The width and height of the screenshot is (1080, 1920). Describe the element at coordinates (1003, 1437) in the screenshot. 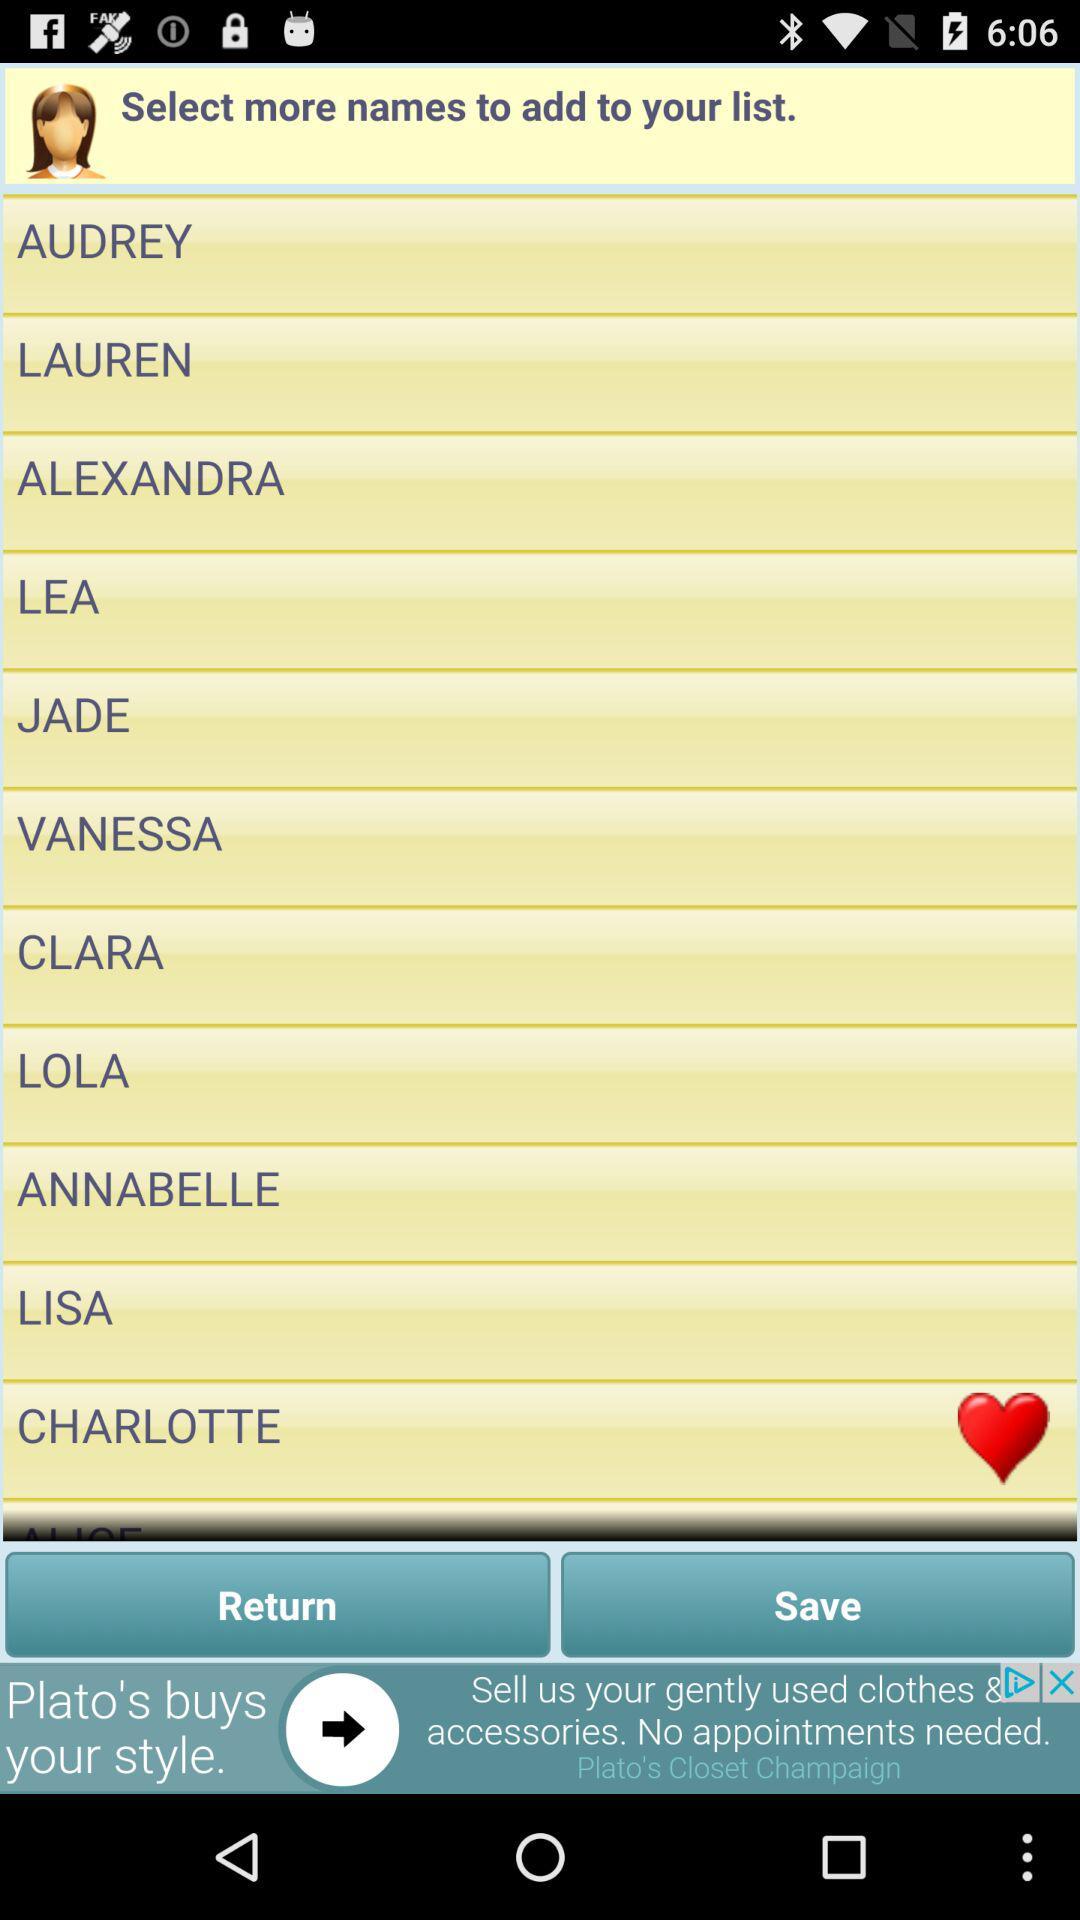

I see `red heart in charlotte option` at that location.